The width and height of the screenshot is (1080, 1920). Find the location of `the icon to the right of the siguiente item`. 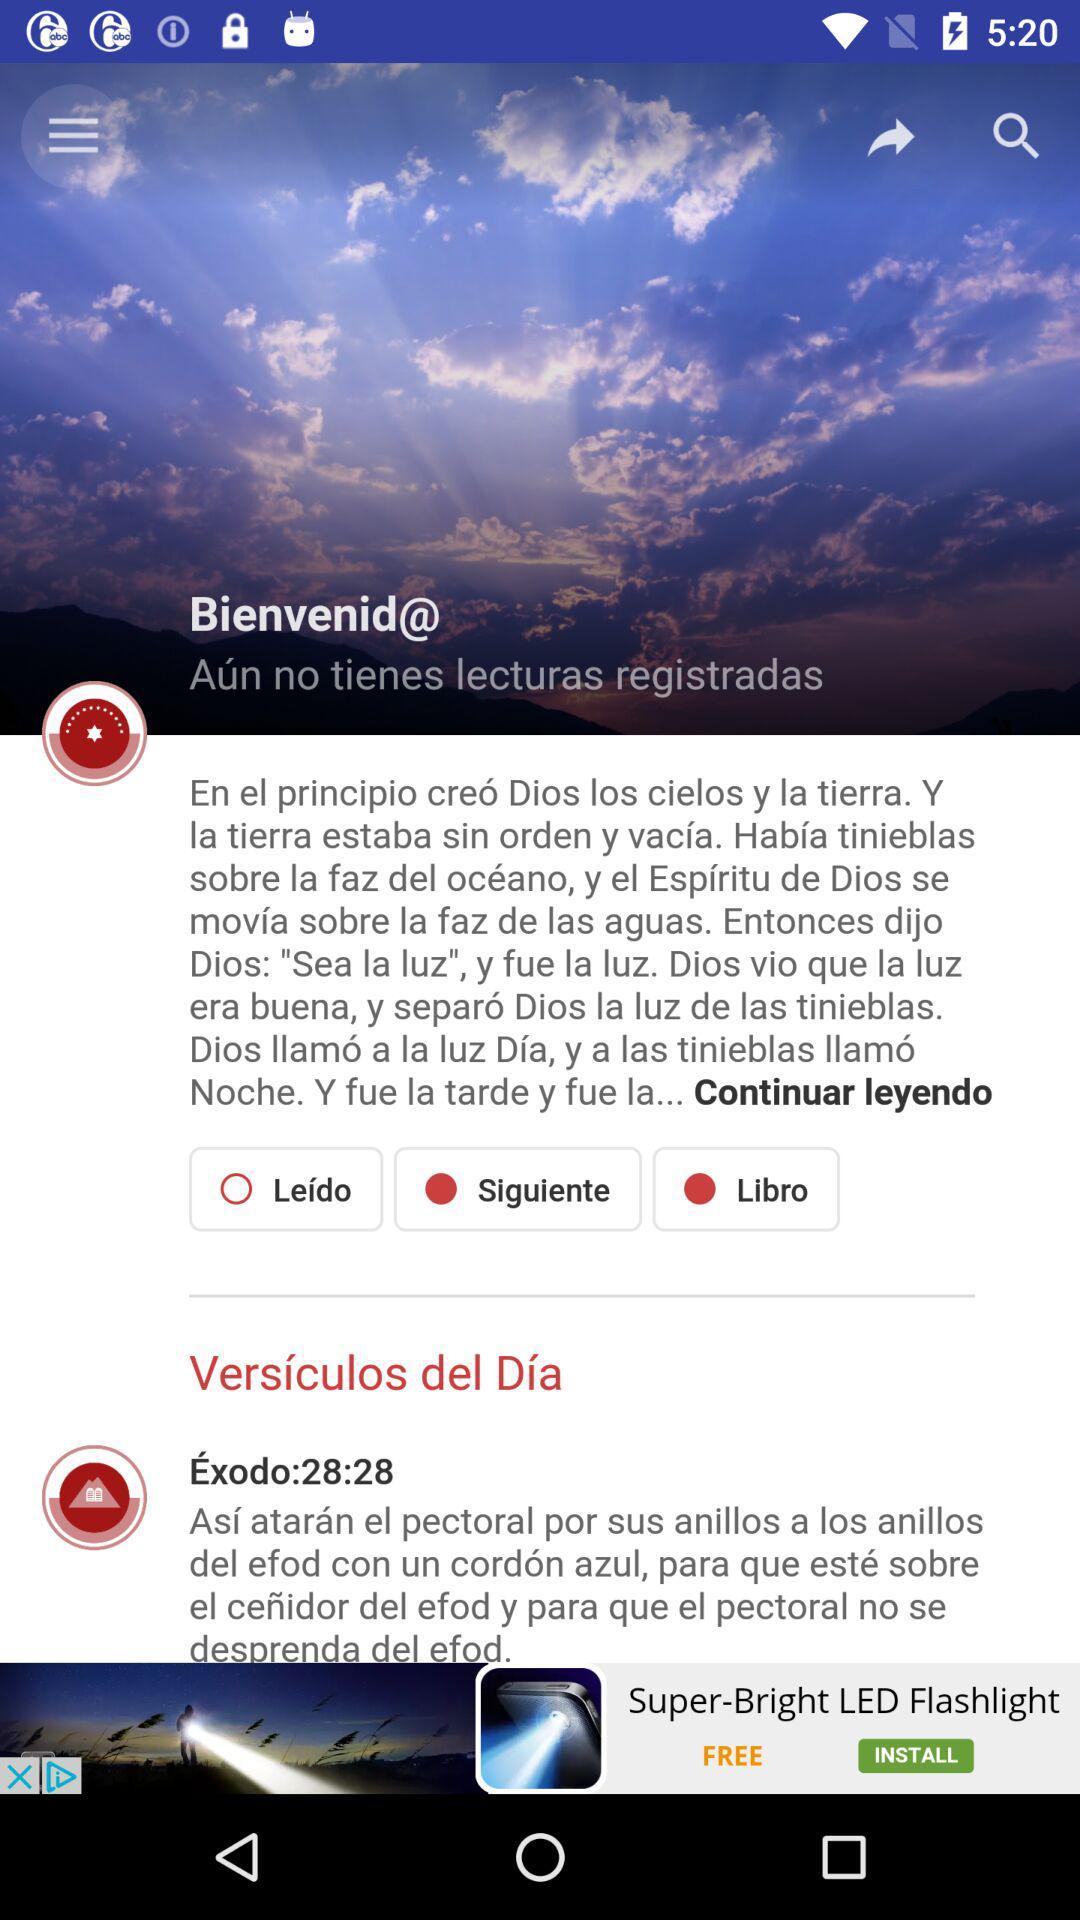

the icon to the right of the siguiente item is located at coordinates (746, 1189).